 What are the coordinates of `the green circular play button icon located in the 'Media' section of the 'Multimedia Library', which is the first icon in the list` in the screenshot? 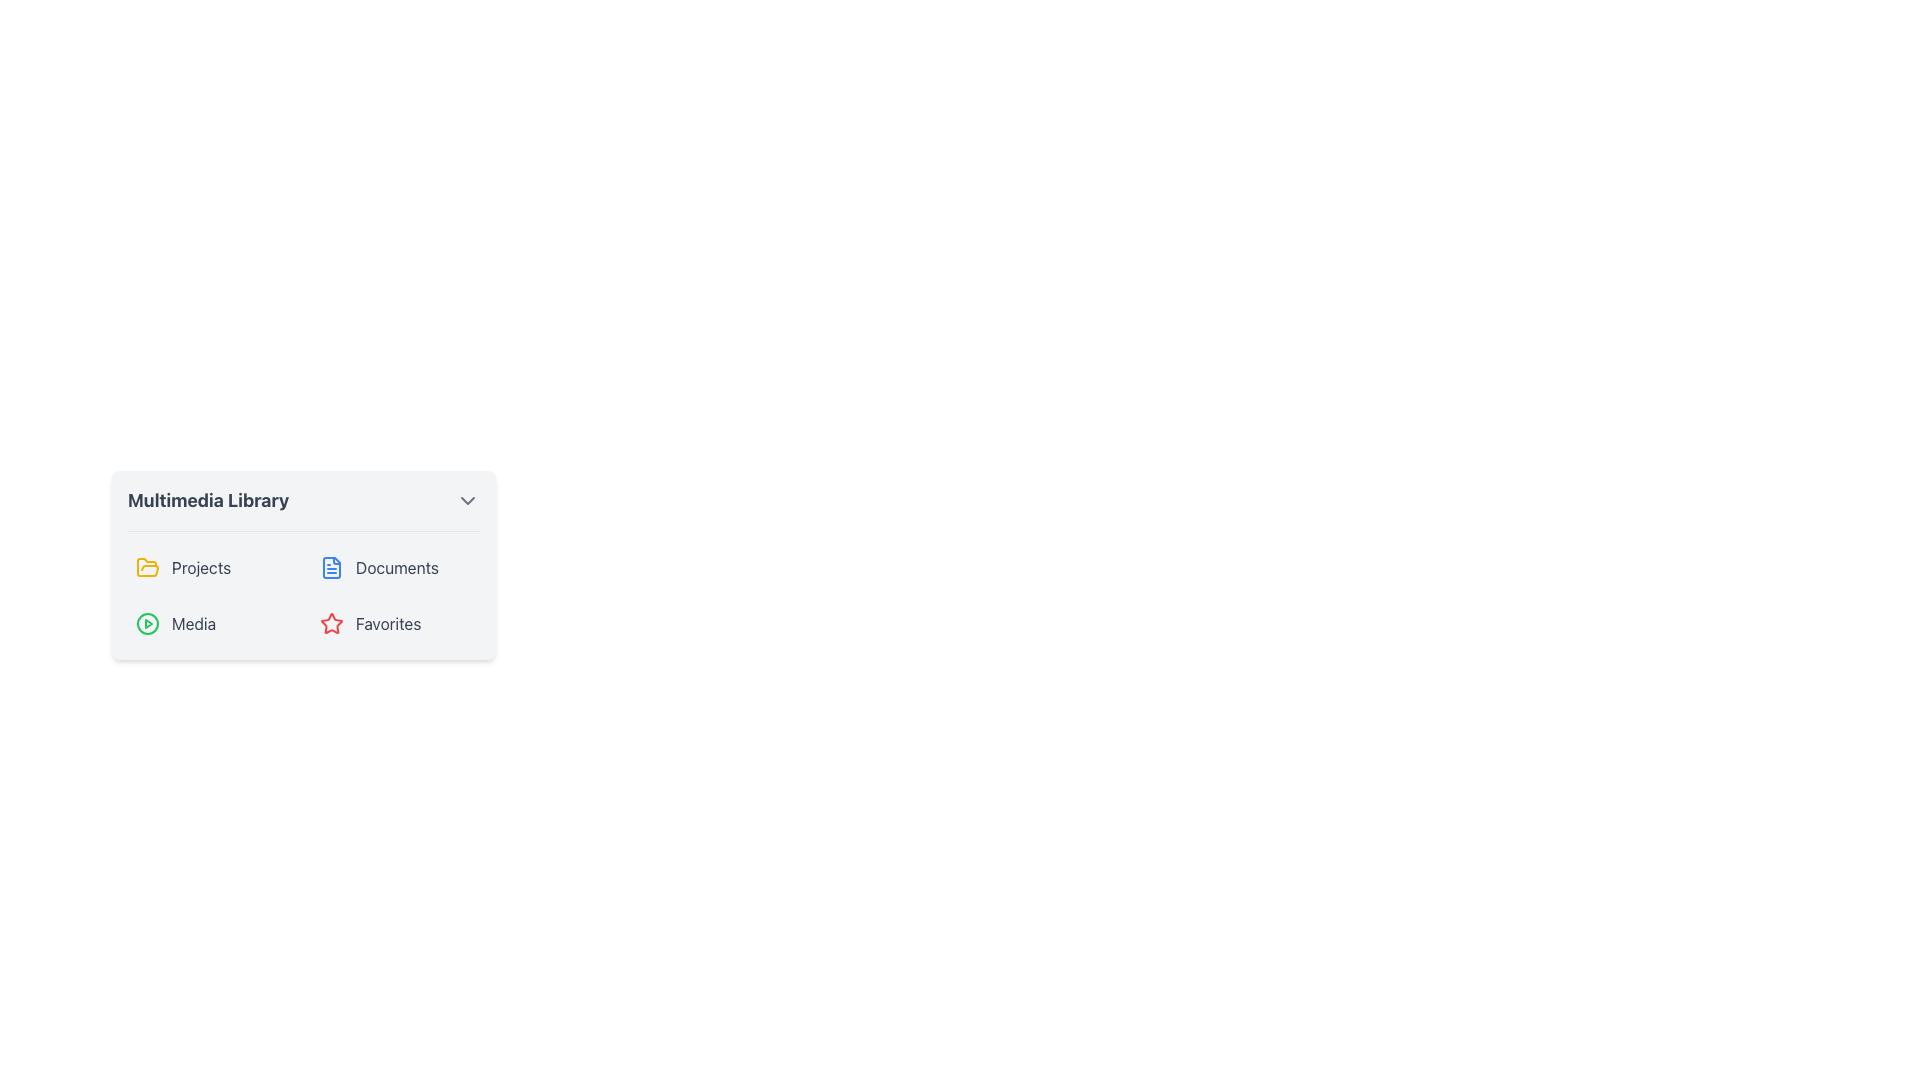 It's located at (147, 623).